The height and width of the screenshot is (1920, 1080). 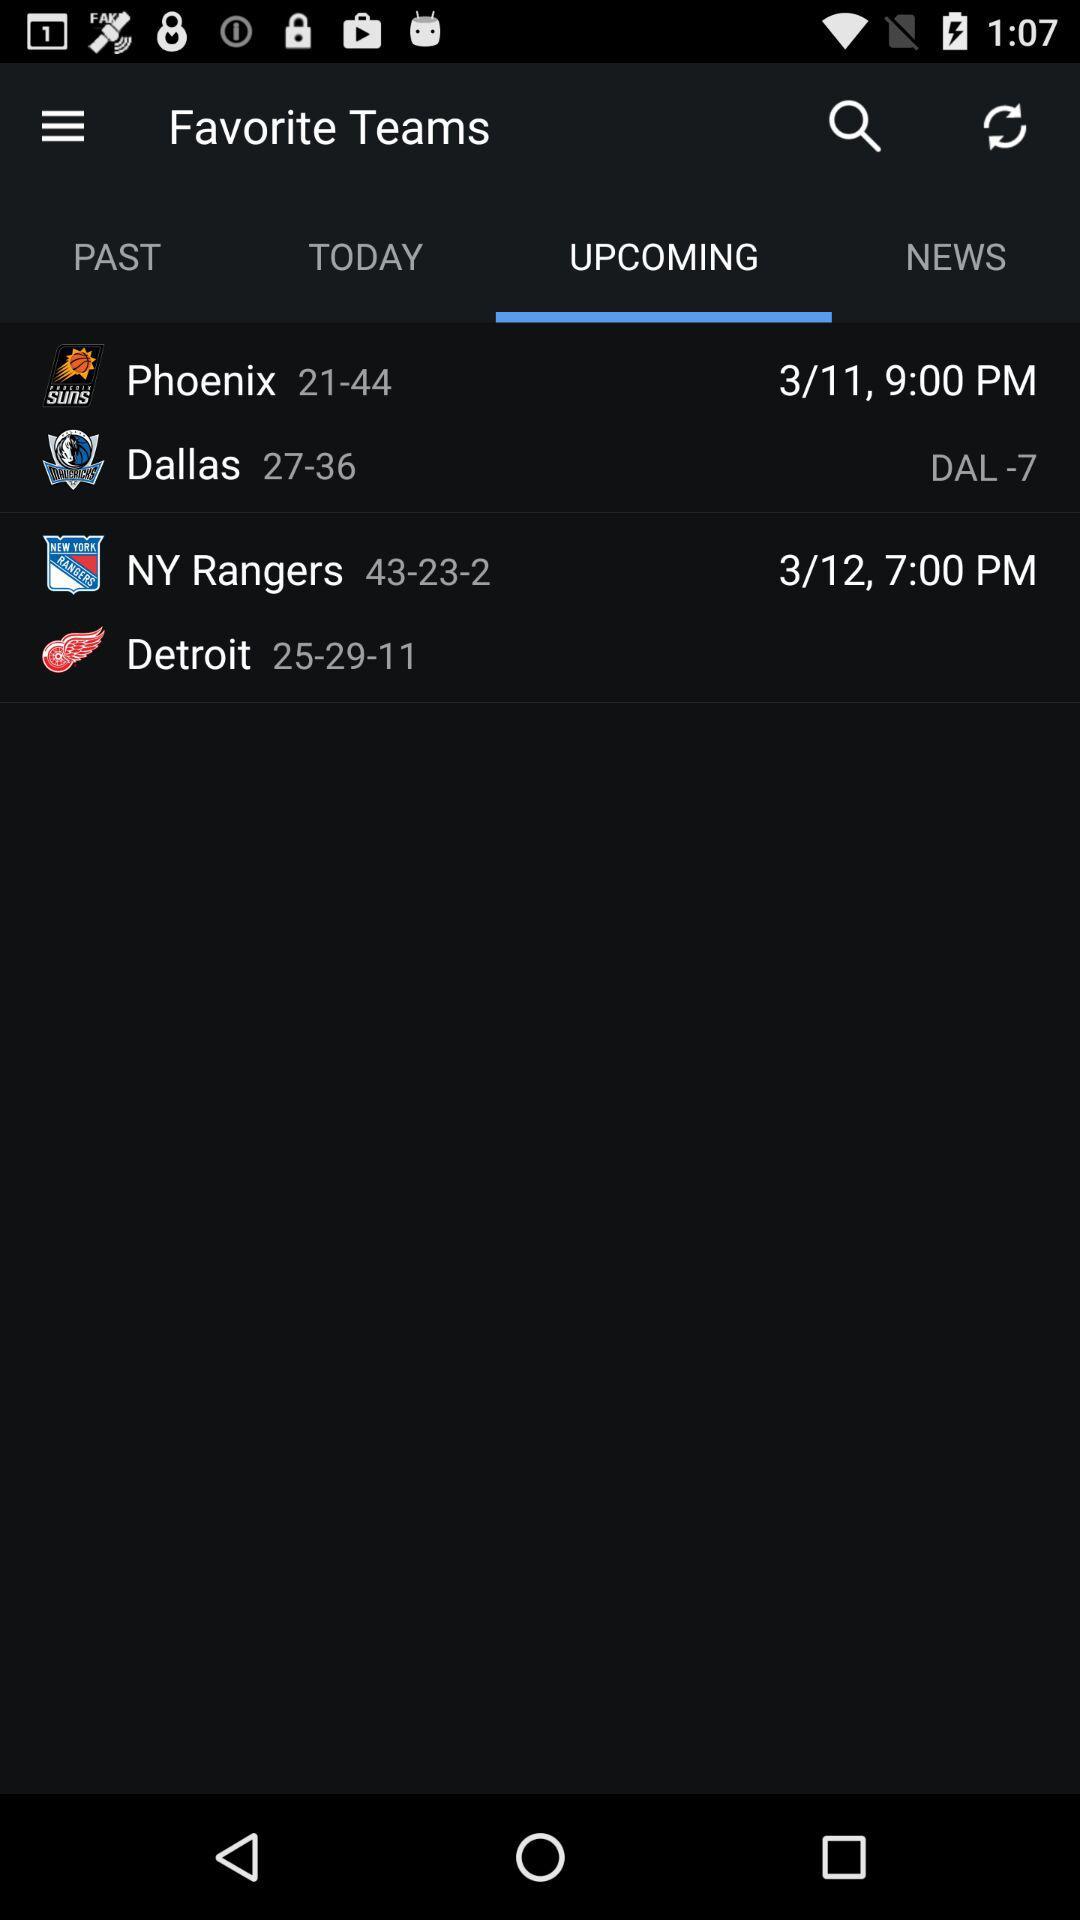 I want to click on the app next to 43-23-2 item, so click(x=234, y=567).